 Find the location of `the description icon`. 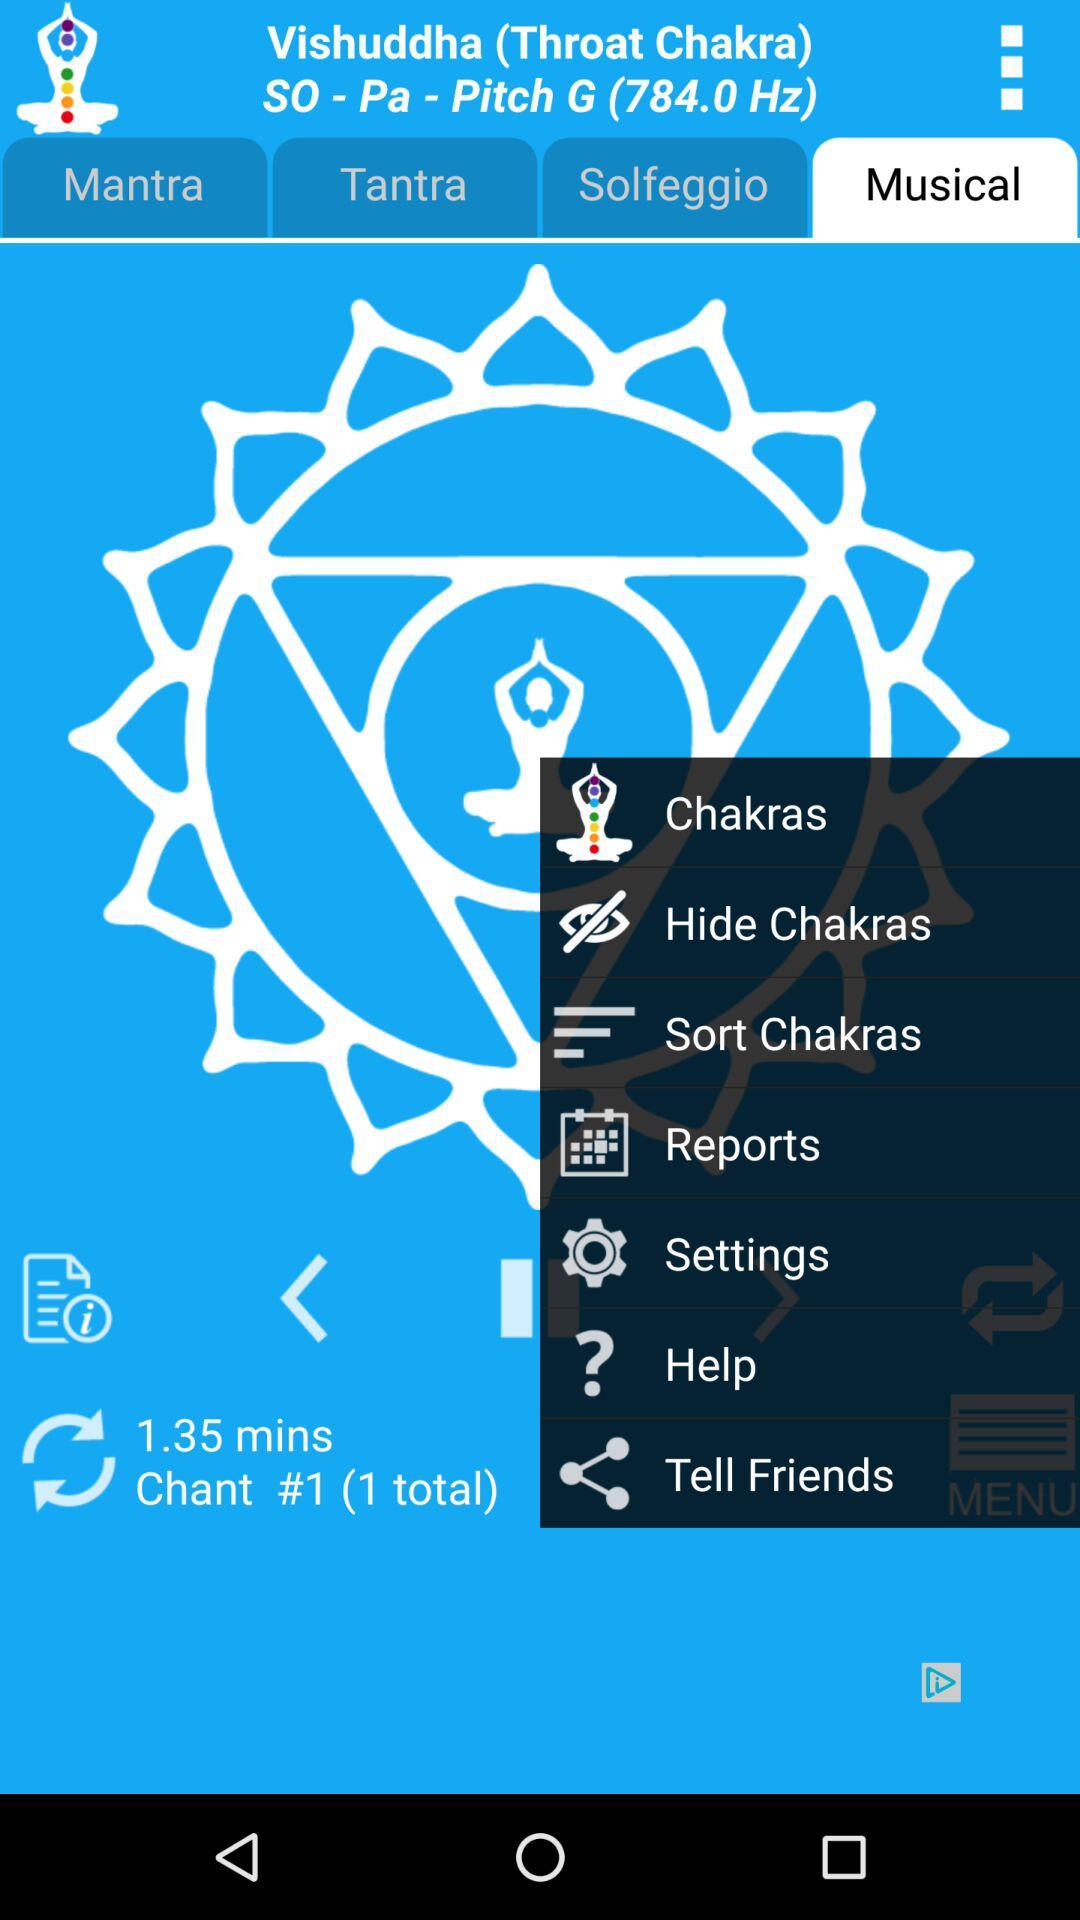

the description icon is located at coordinates (66, 1388).